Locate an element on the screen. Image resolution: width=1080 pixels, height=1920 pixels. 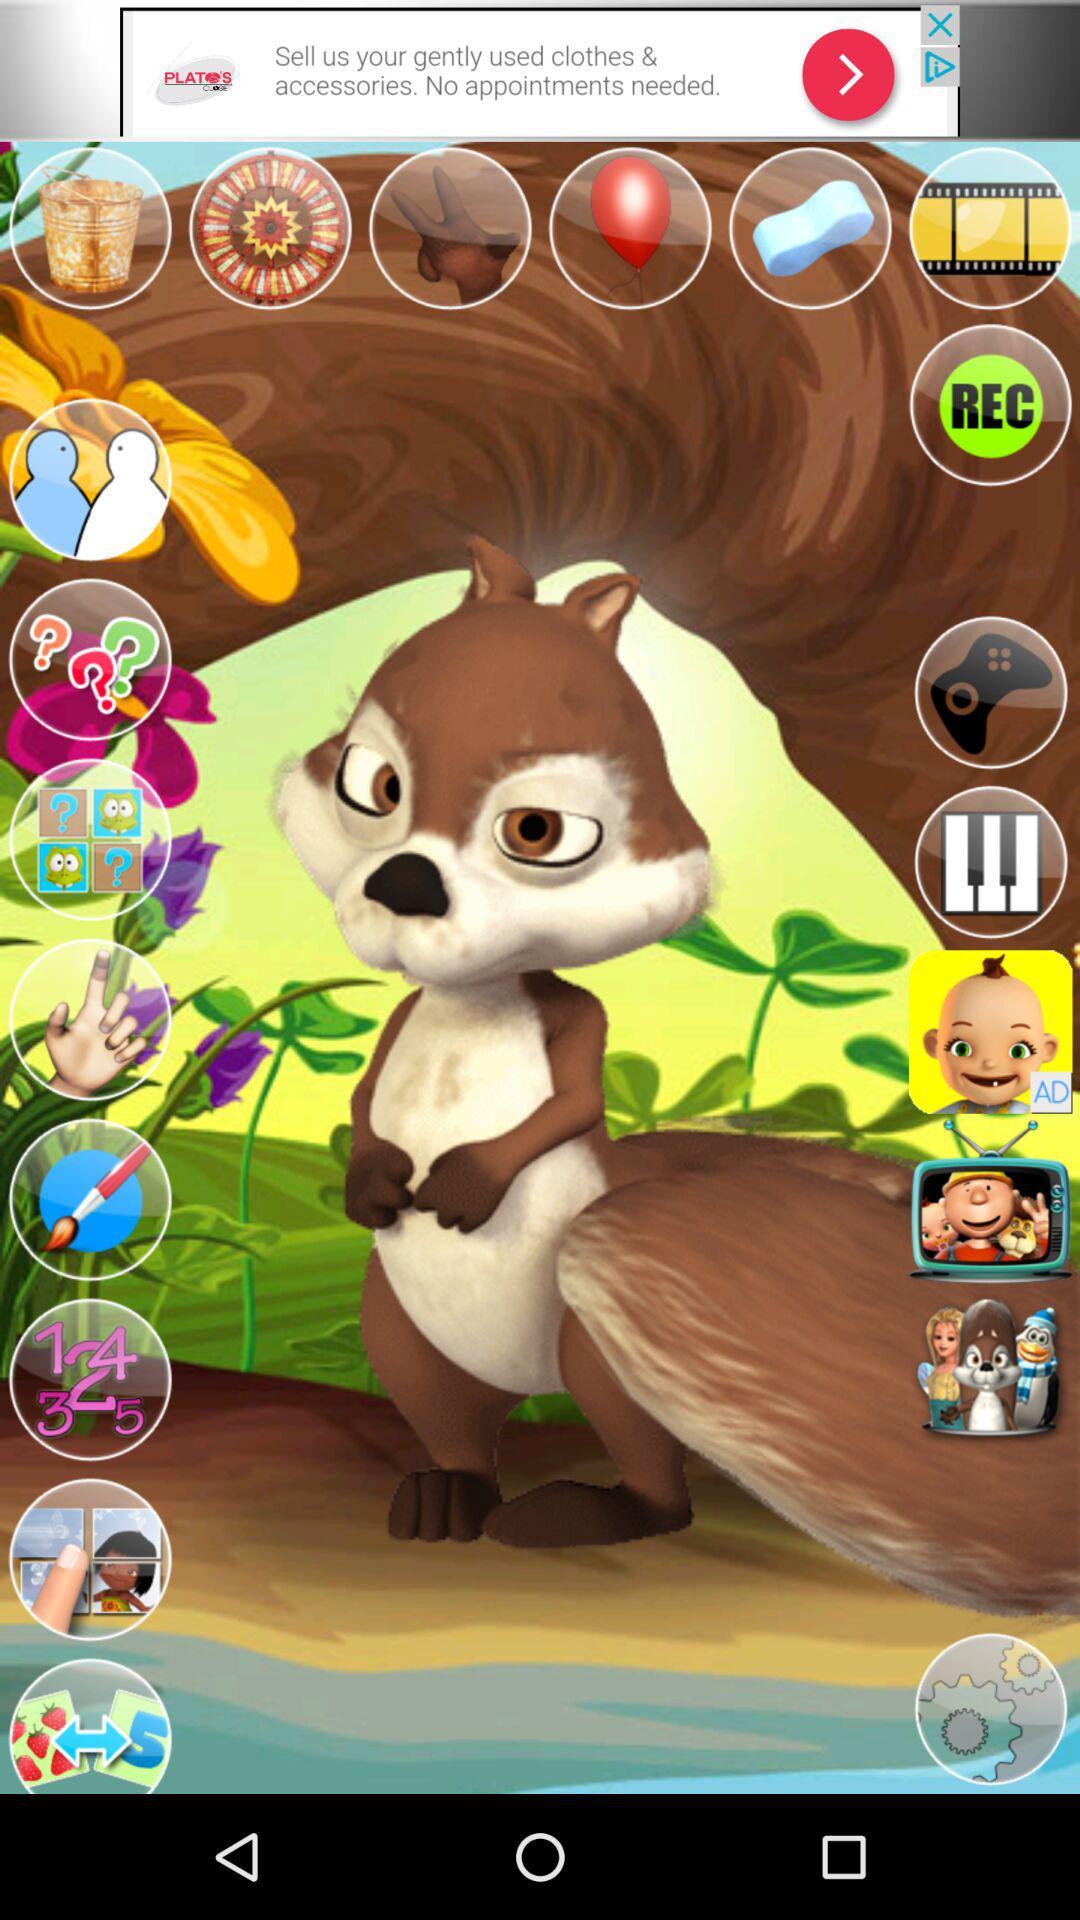
an icon resembling a keyboard that opens an app is located at coordinates (990, 862).